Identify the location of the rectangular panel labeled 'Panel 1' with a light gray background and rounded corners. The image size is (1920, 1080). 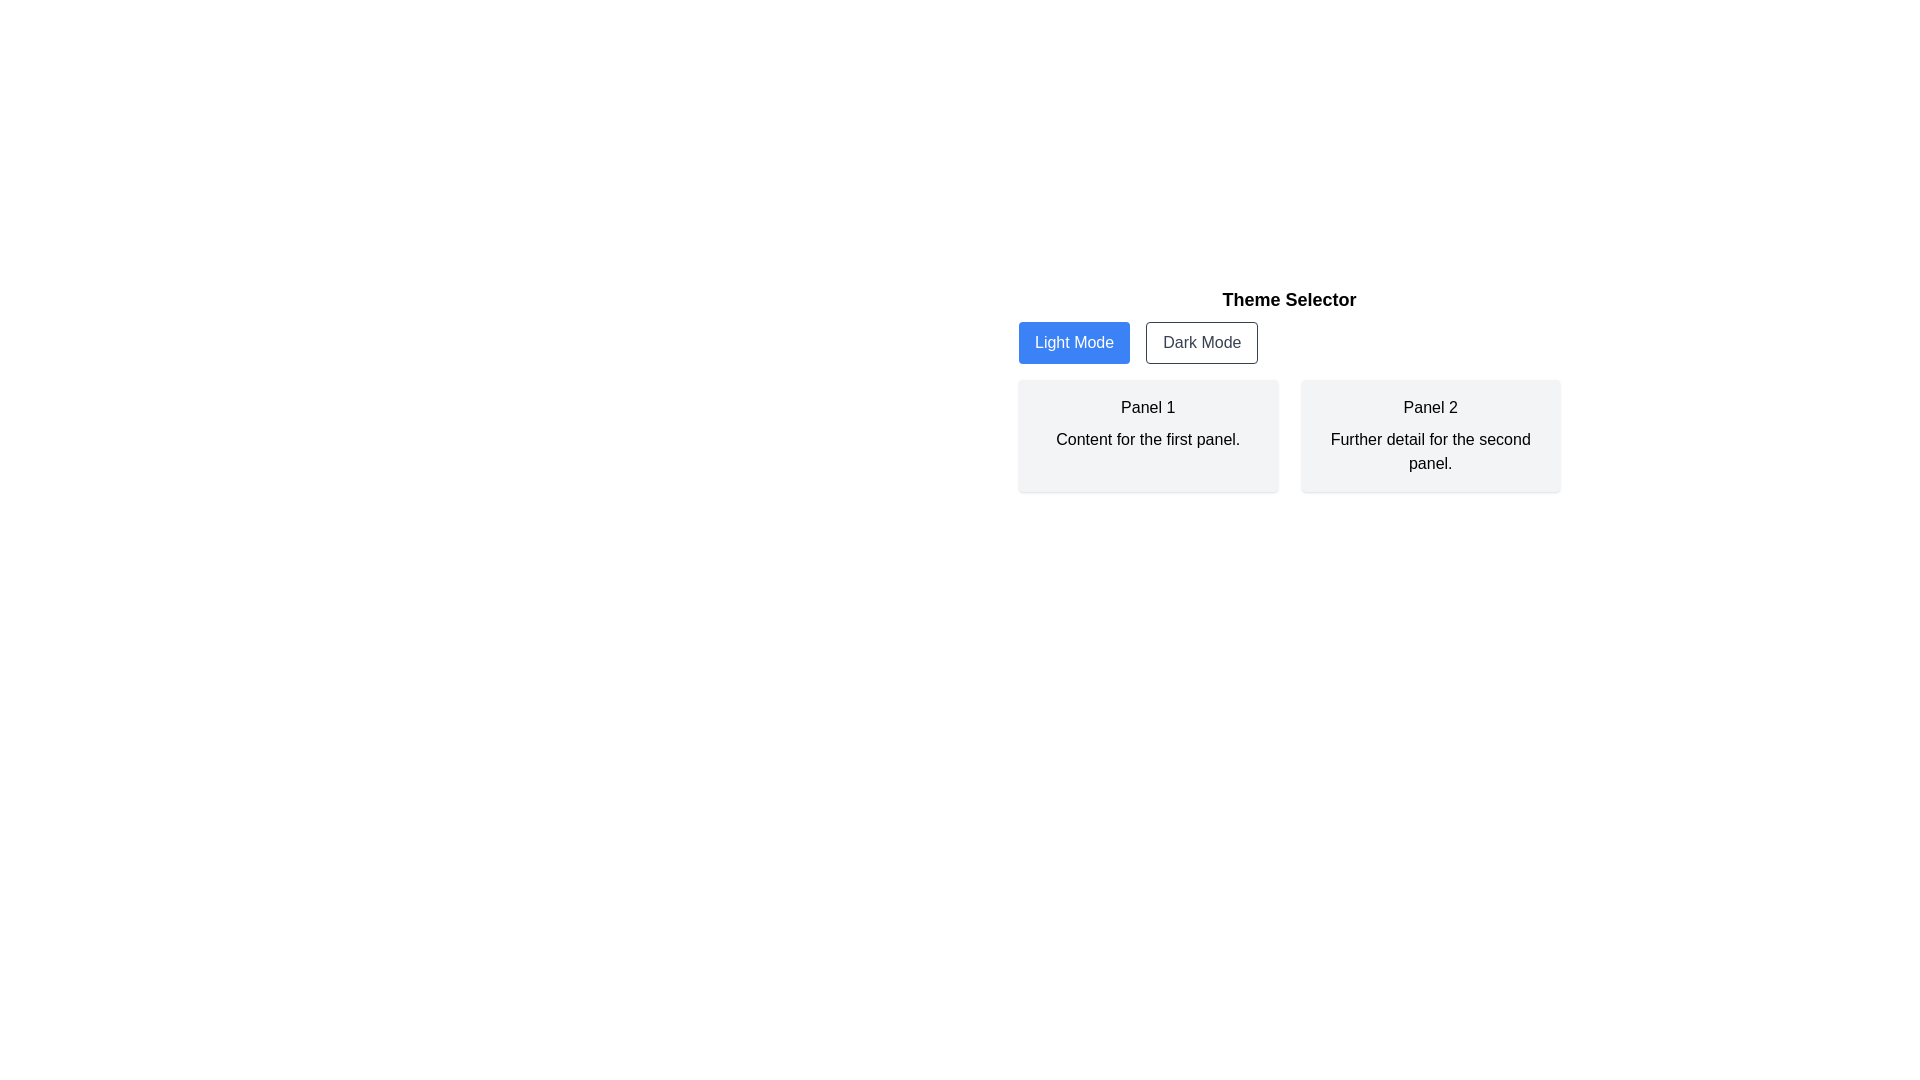
(1148, 434).